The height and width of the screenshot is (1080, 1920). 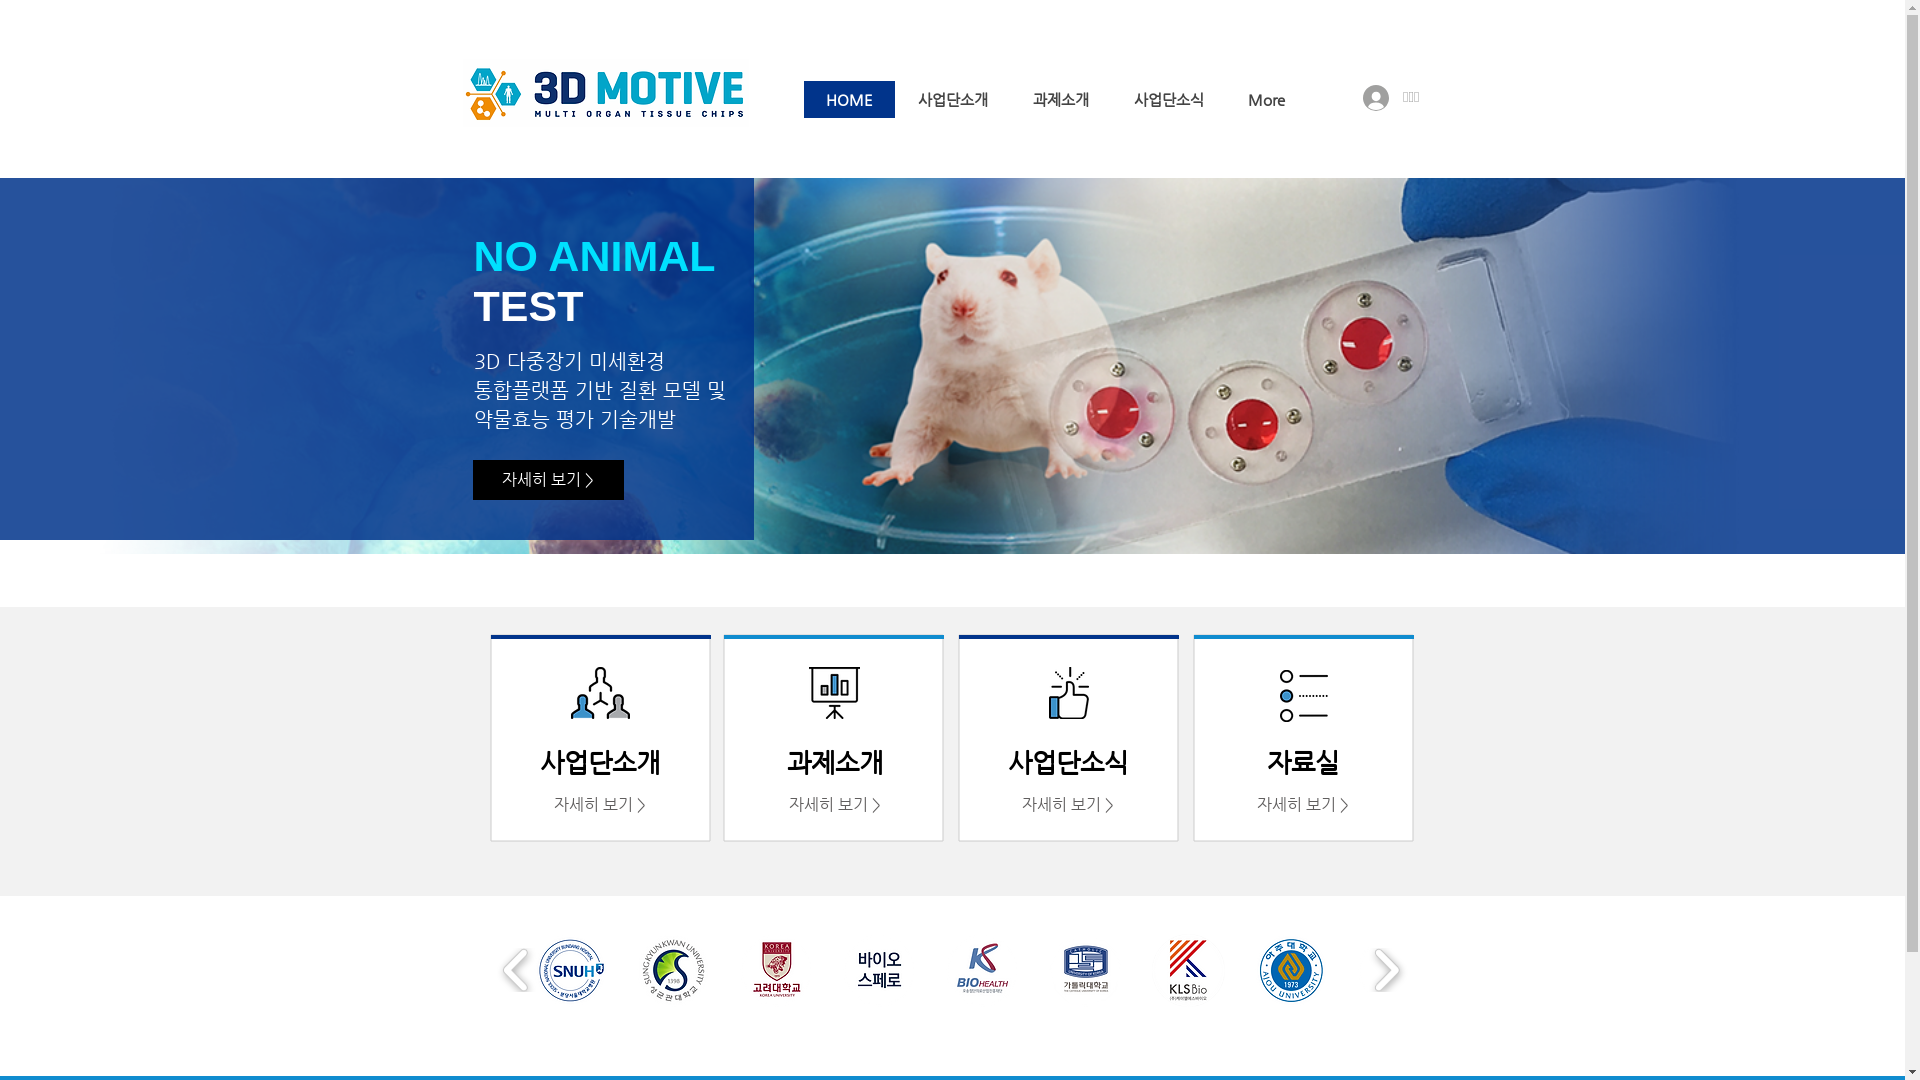 What do you see at coordinates (804, 99) in the screenshot?
I see `'HOME'` at bounding box center [804, 99].